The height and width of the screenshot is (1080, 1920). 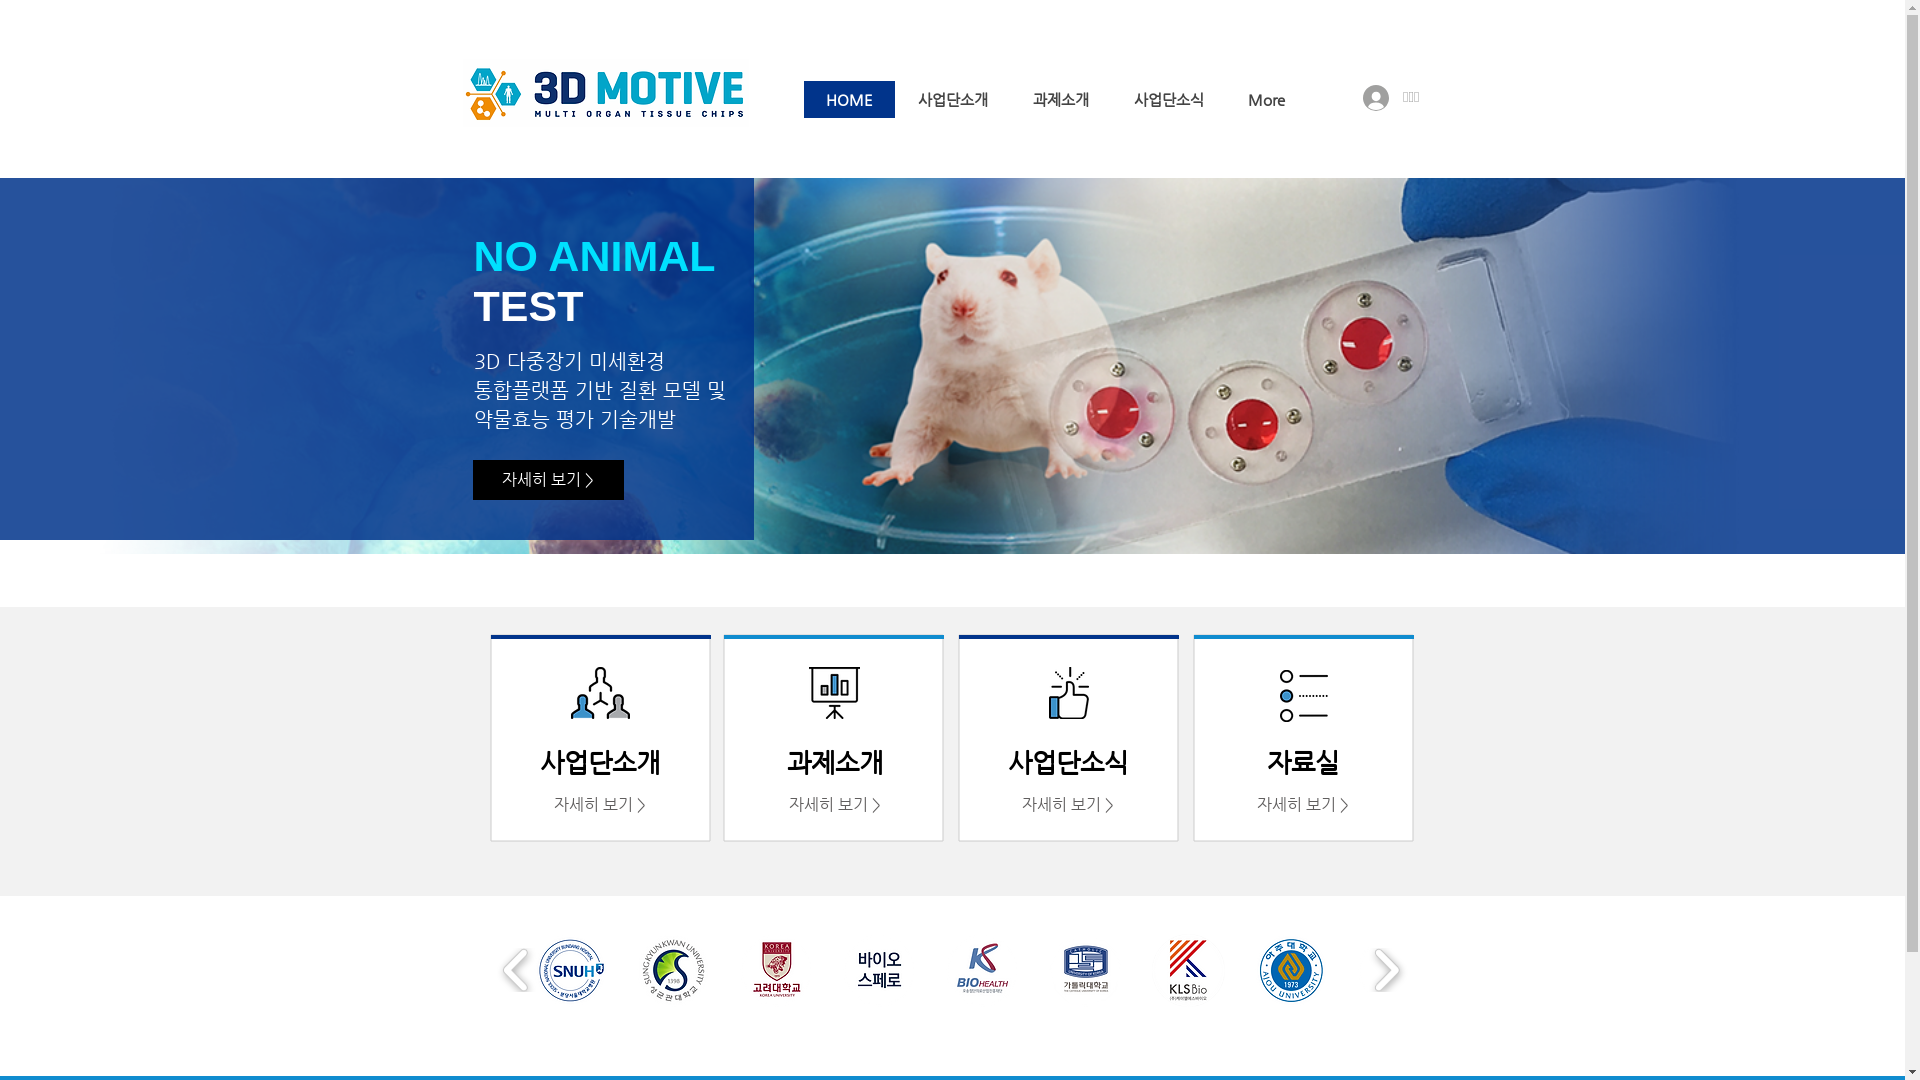 What do you see at coordinates (804, 99) in the screenshot?
I see `'HOME'` at bounding box center [804, 99].